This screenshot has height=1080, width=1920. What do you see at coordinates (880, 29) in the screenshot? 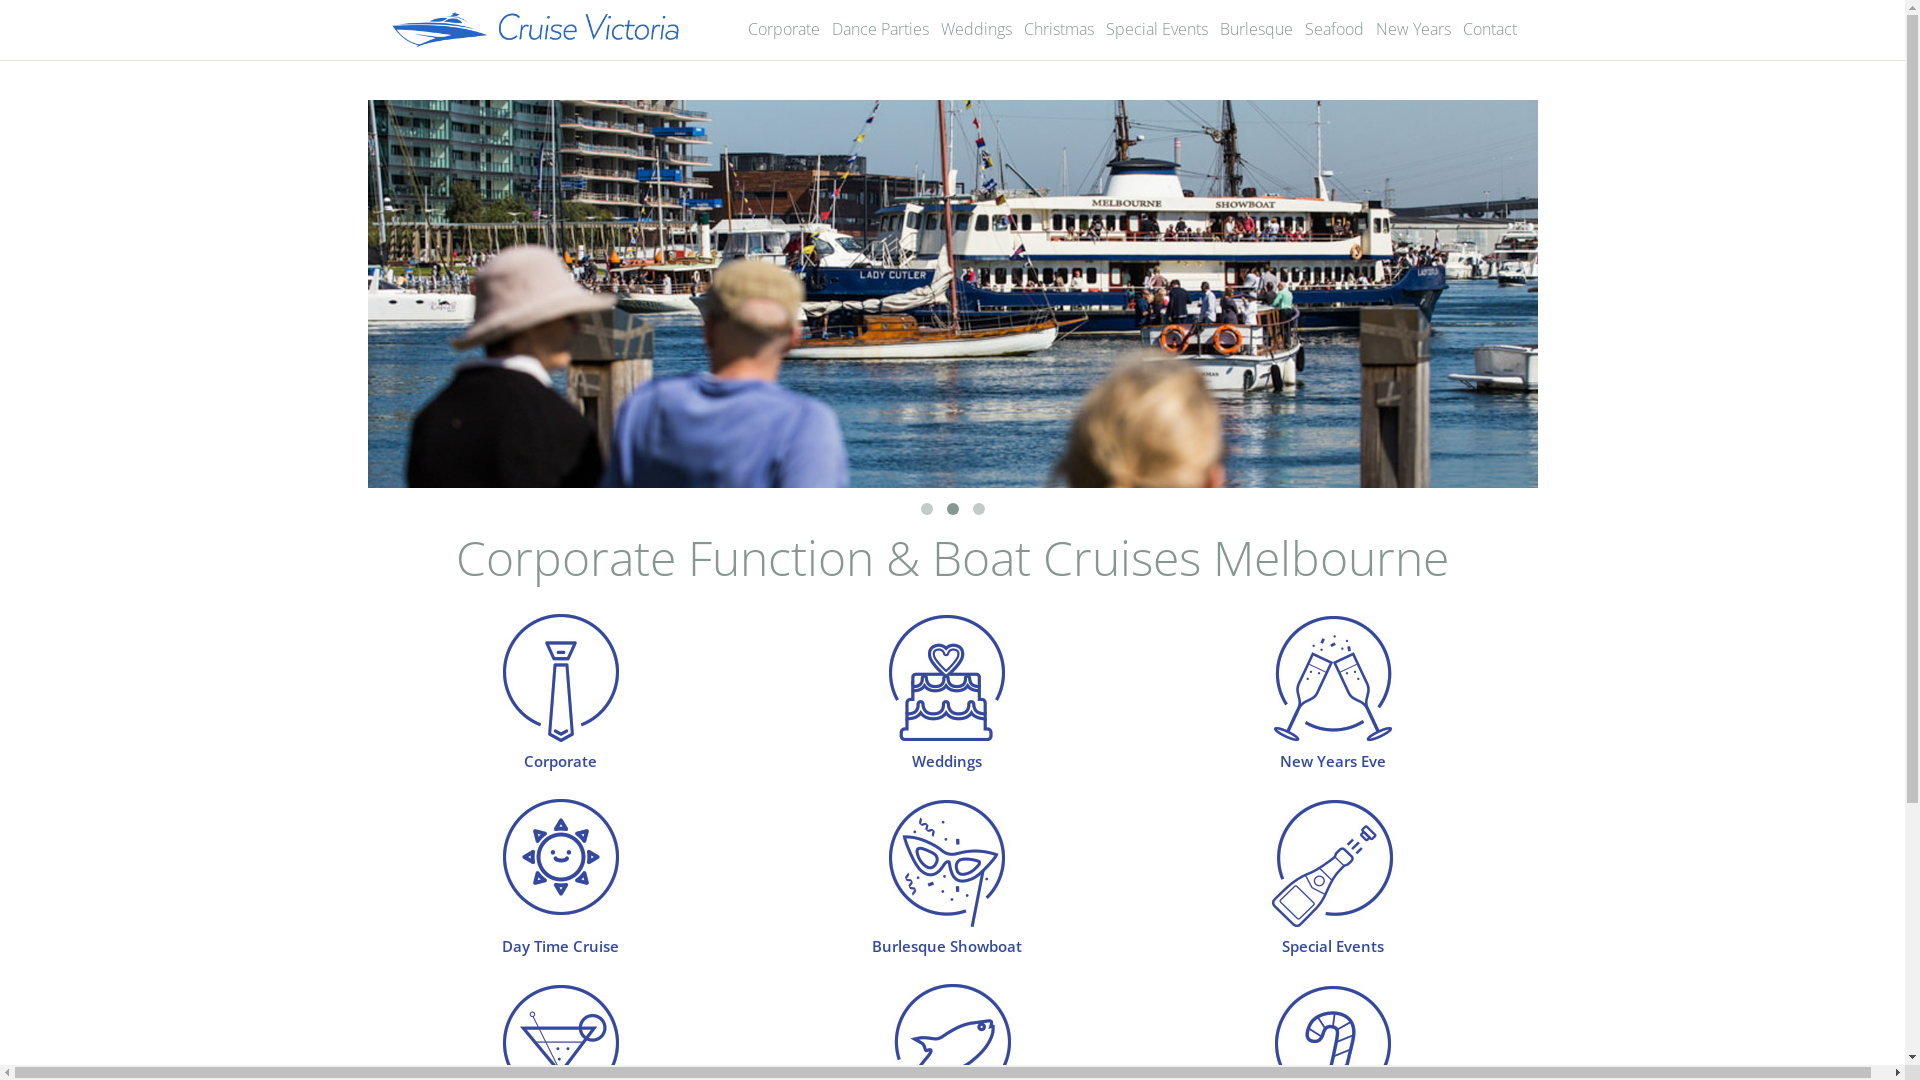
I see `'Dance Parties'` at bounding box center [880, 29].